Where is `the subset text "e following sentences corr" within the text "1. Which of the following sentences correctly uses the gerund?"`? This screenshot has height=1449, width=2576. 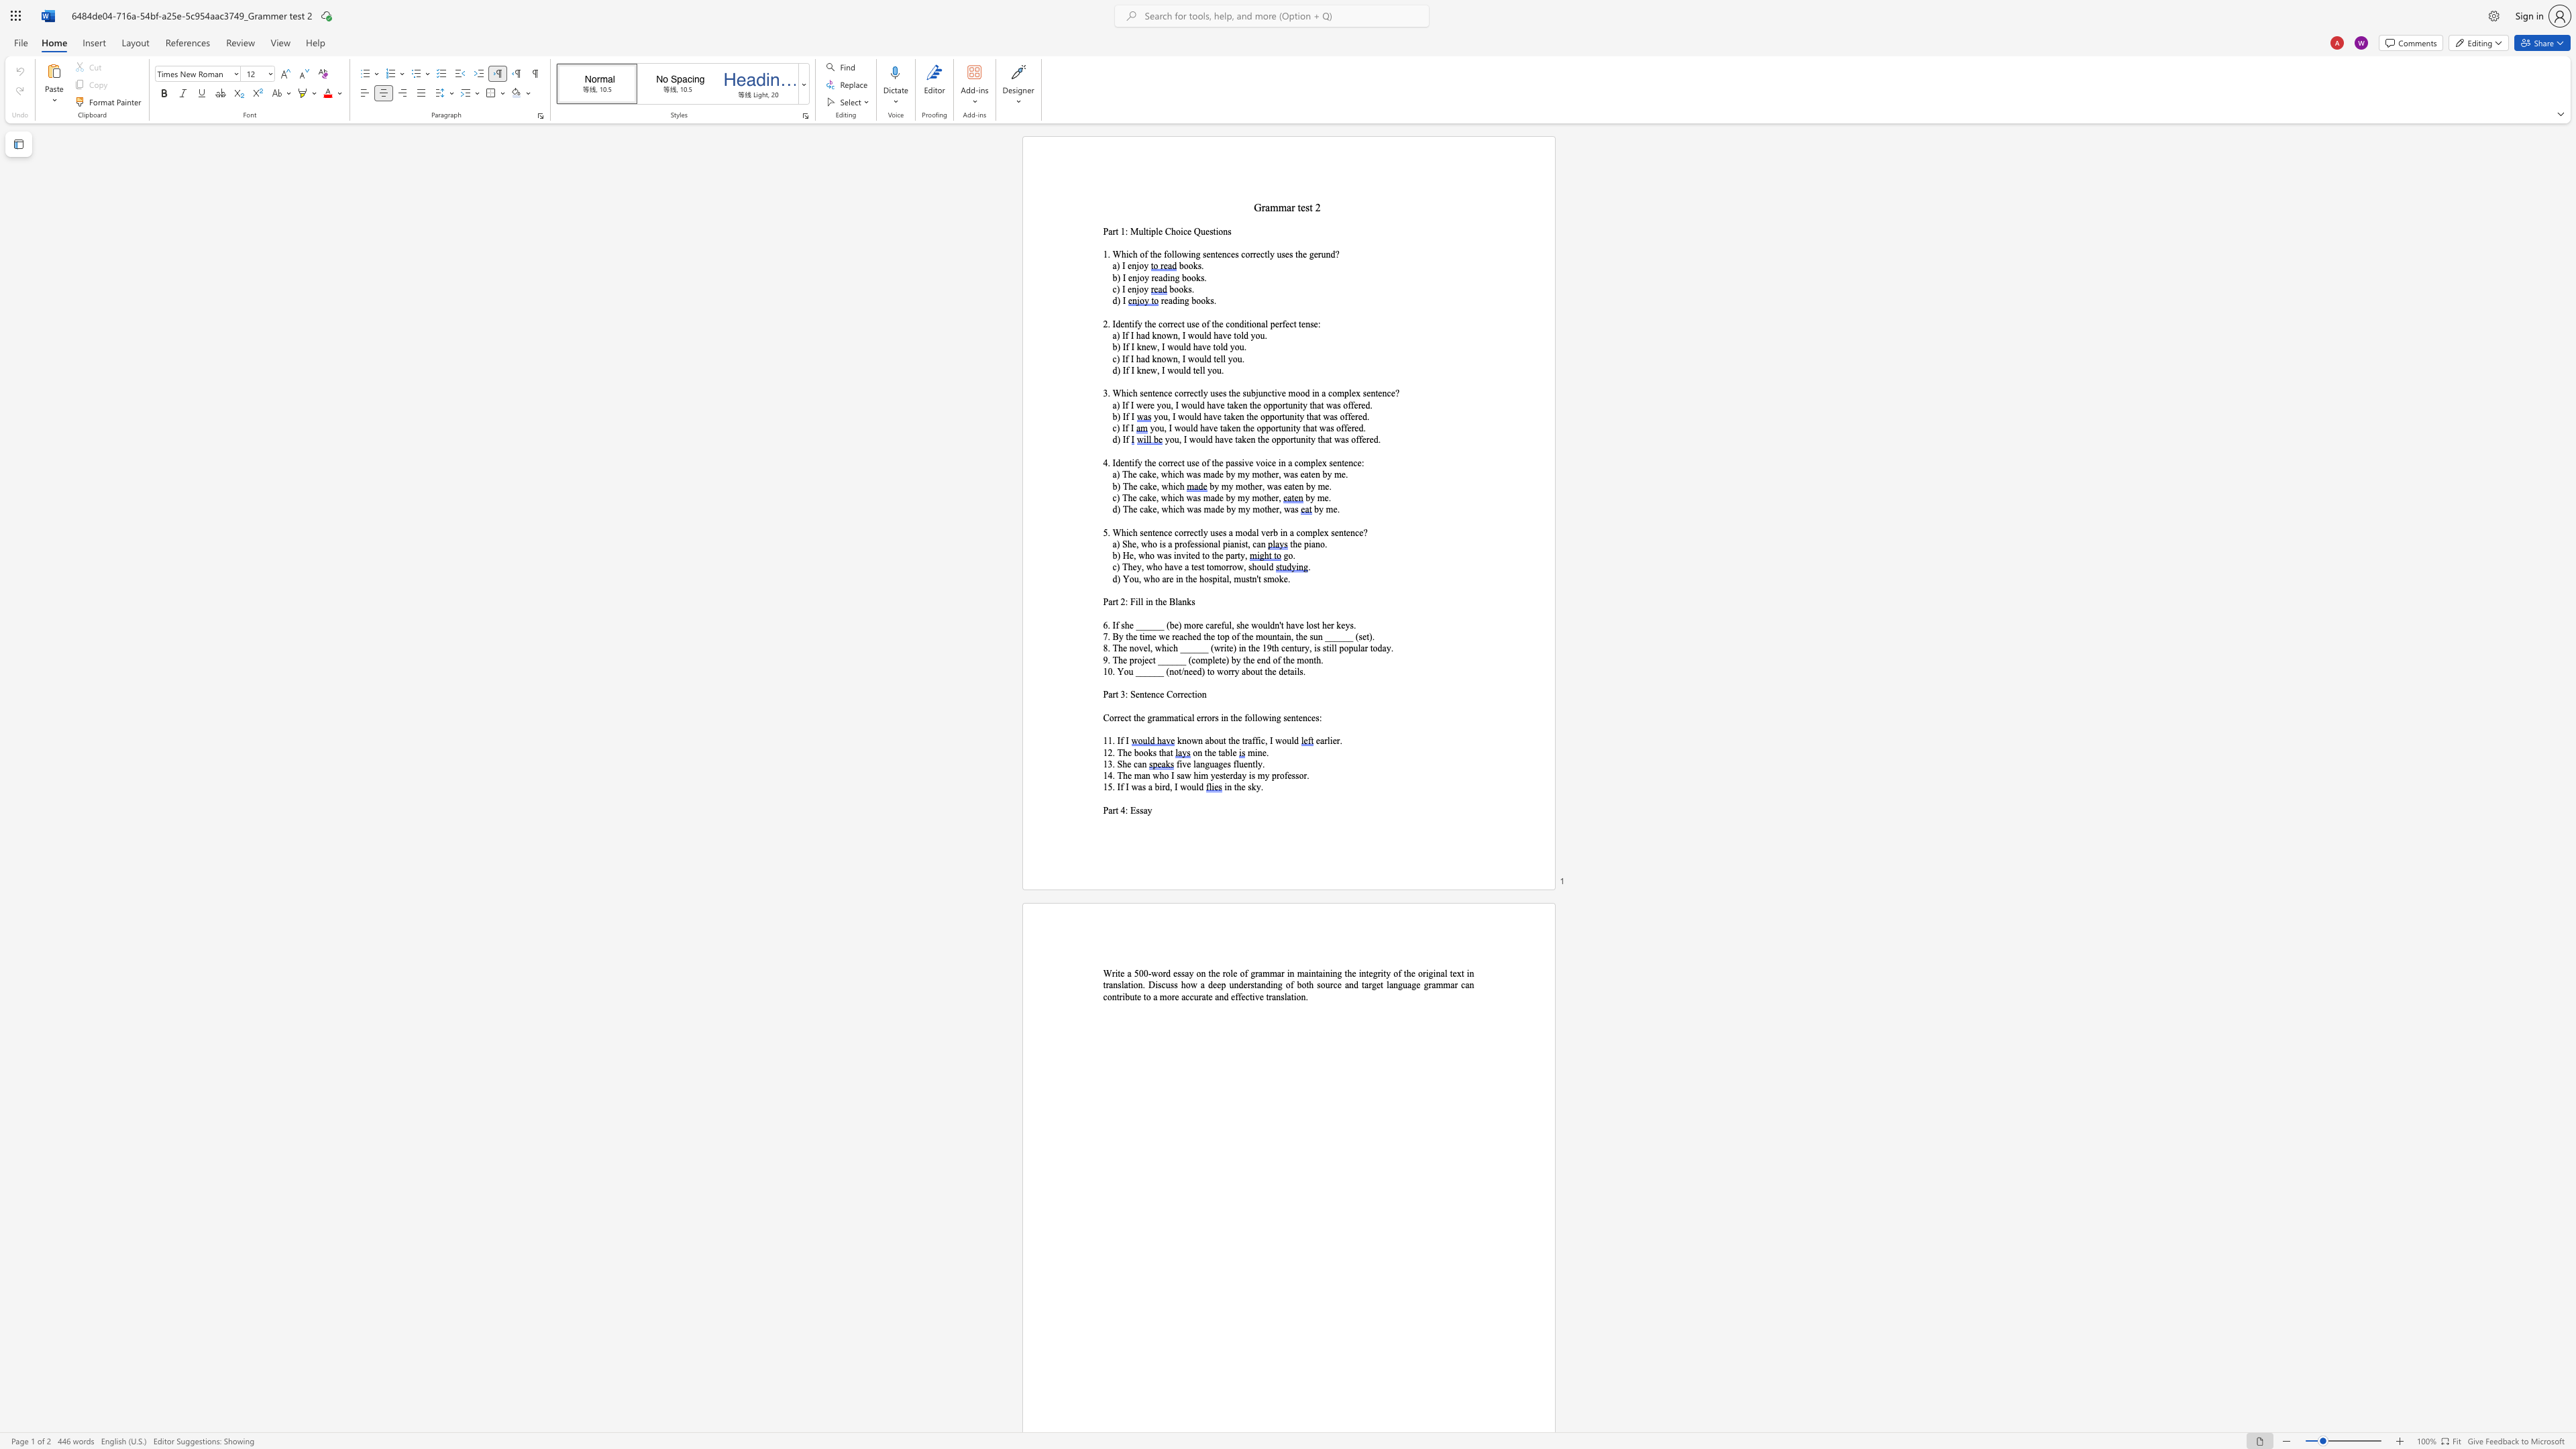
the subset text "e following sentences corr" within the text "1. Which of the following sentences correctly uses the gerund?" is located at coordinates (1156, 254).